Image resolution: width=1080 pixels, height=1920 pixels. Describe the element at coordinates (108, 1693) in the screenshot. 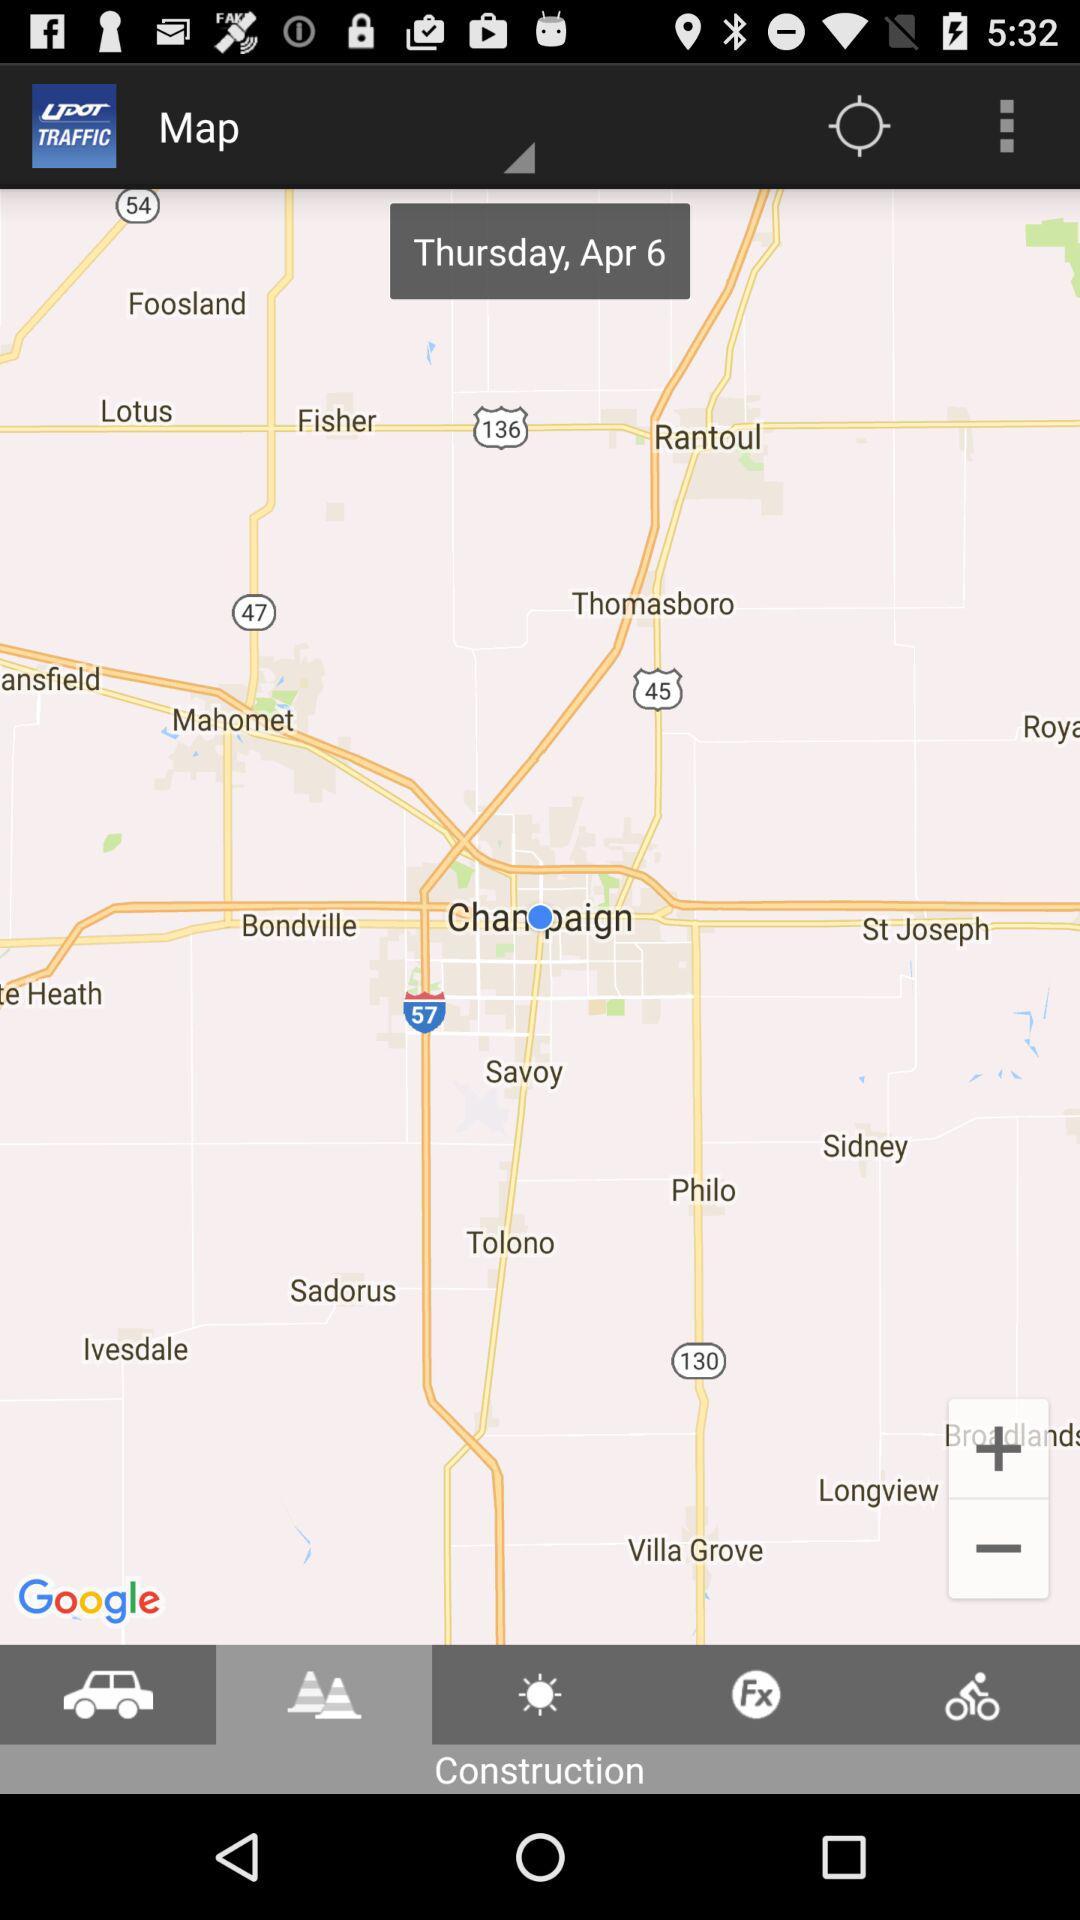

I see `drive` at that location.